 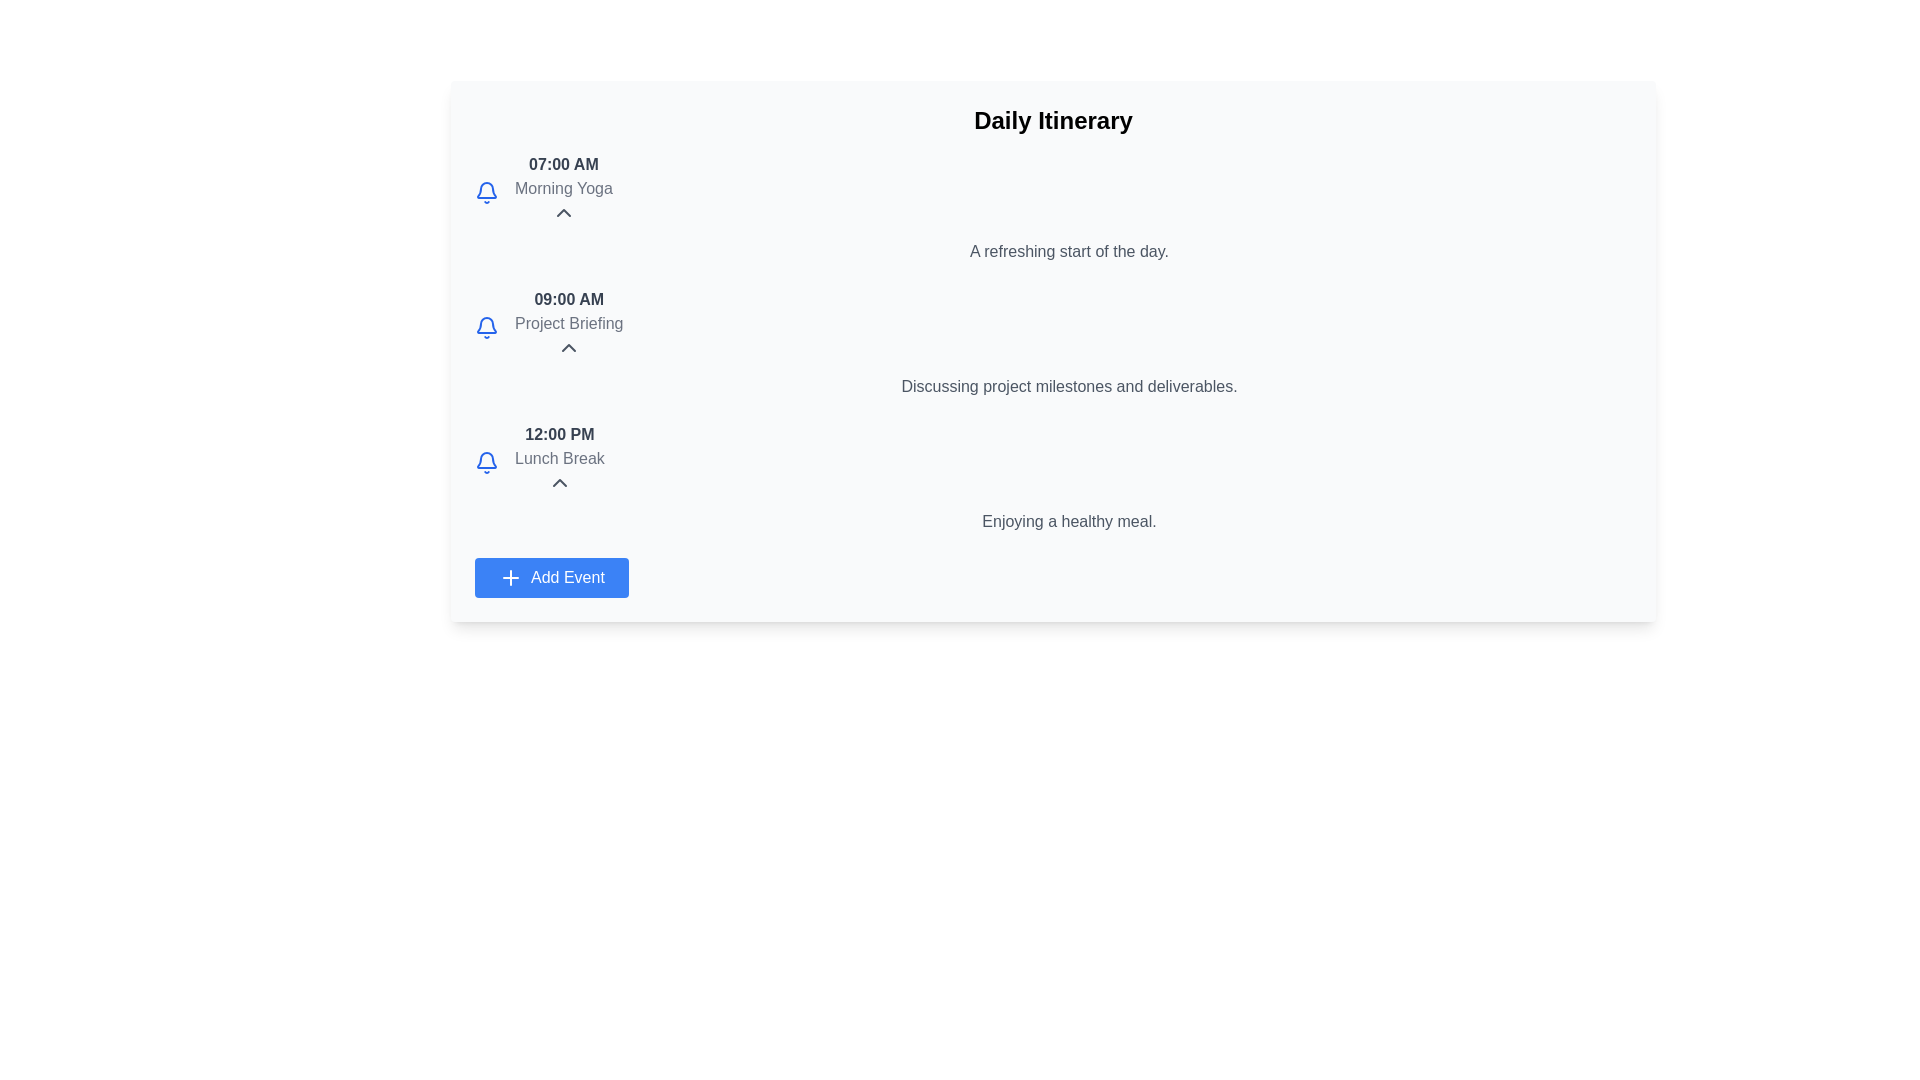 I want to click on the text label displaying '12:00 PM Lunch Break' in the daily itinerary interface, so click(x=559, y=462).